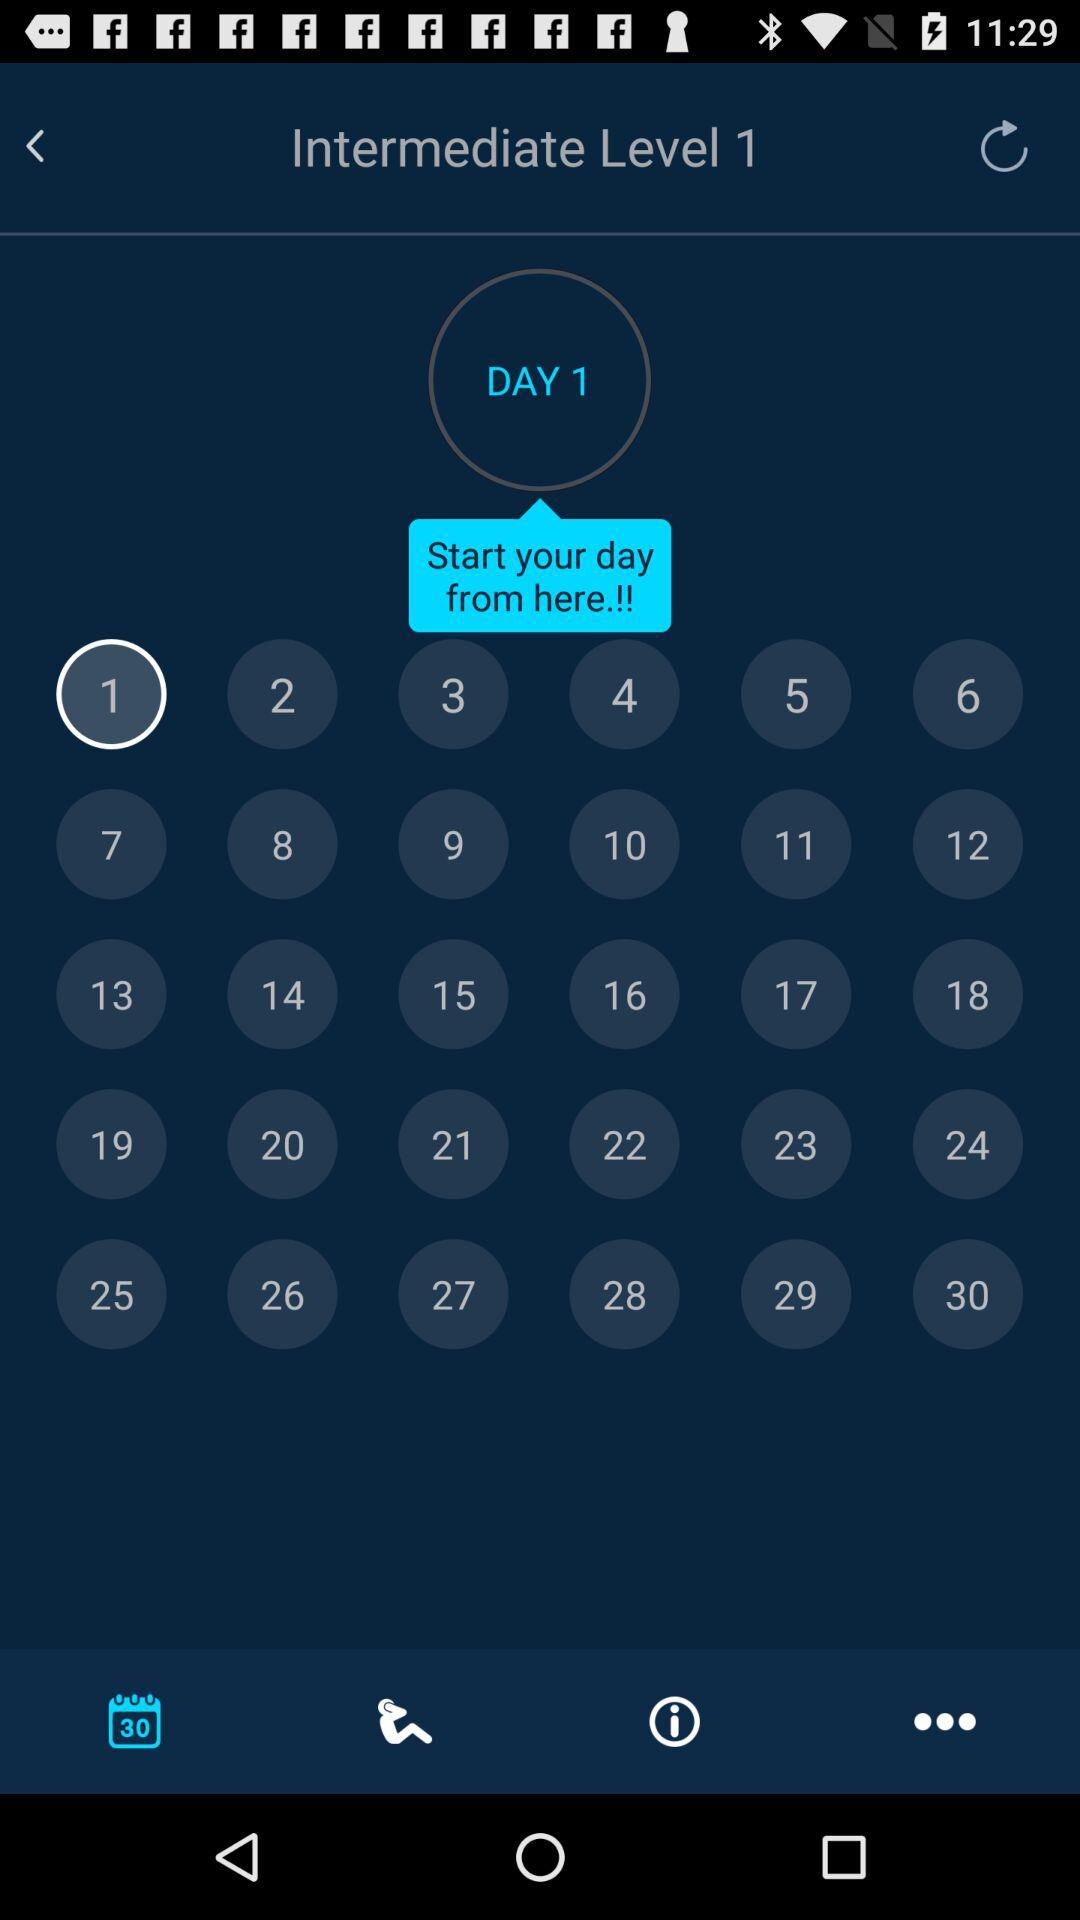 Image resolution: width=1080 pixels, height=1920 pixels. Describe the element at coordinates (623, 694) in the screenshot. I see `click on date 4` at that location.